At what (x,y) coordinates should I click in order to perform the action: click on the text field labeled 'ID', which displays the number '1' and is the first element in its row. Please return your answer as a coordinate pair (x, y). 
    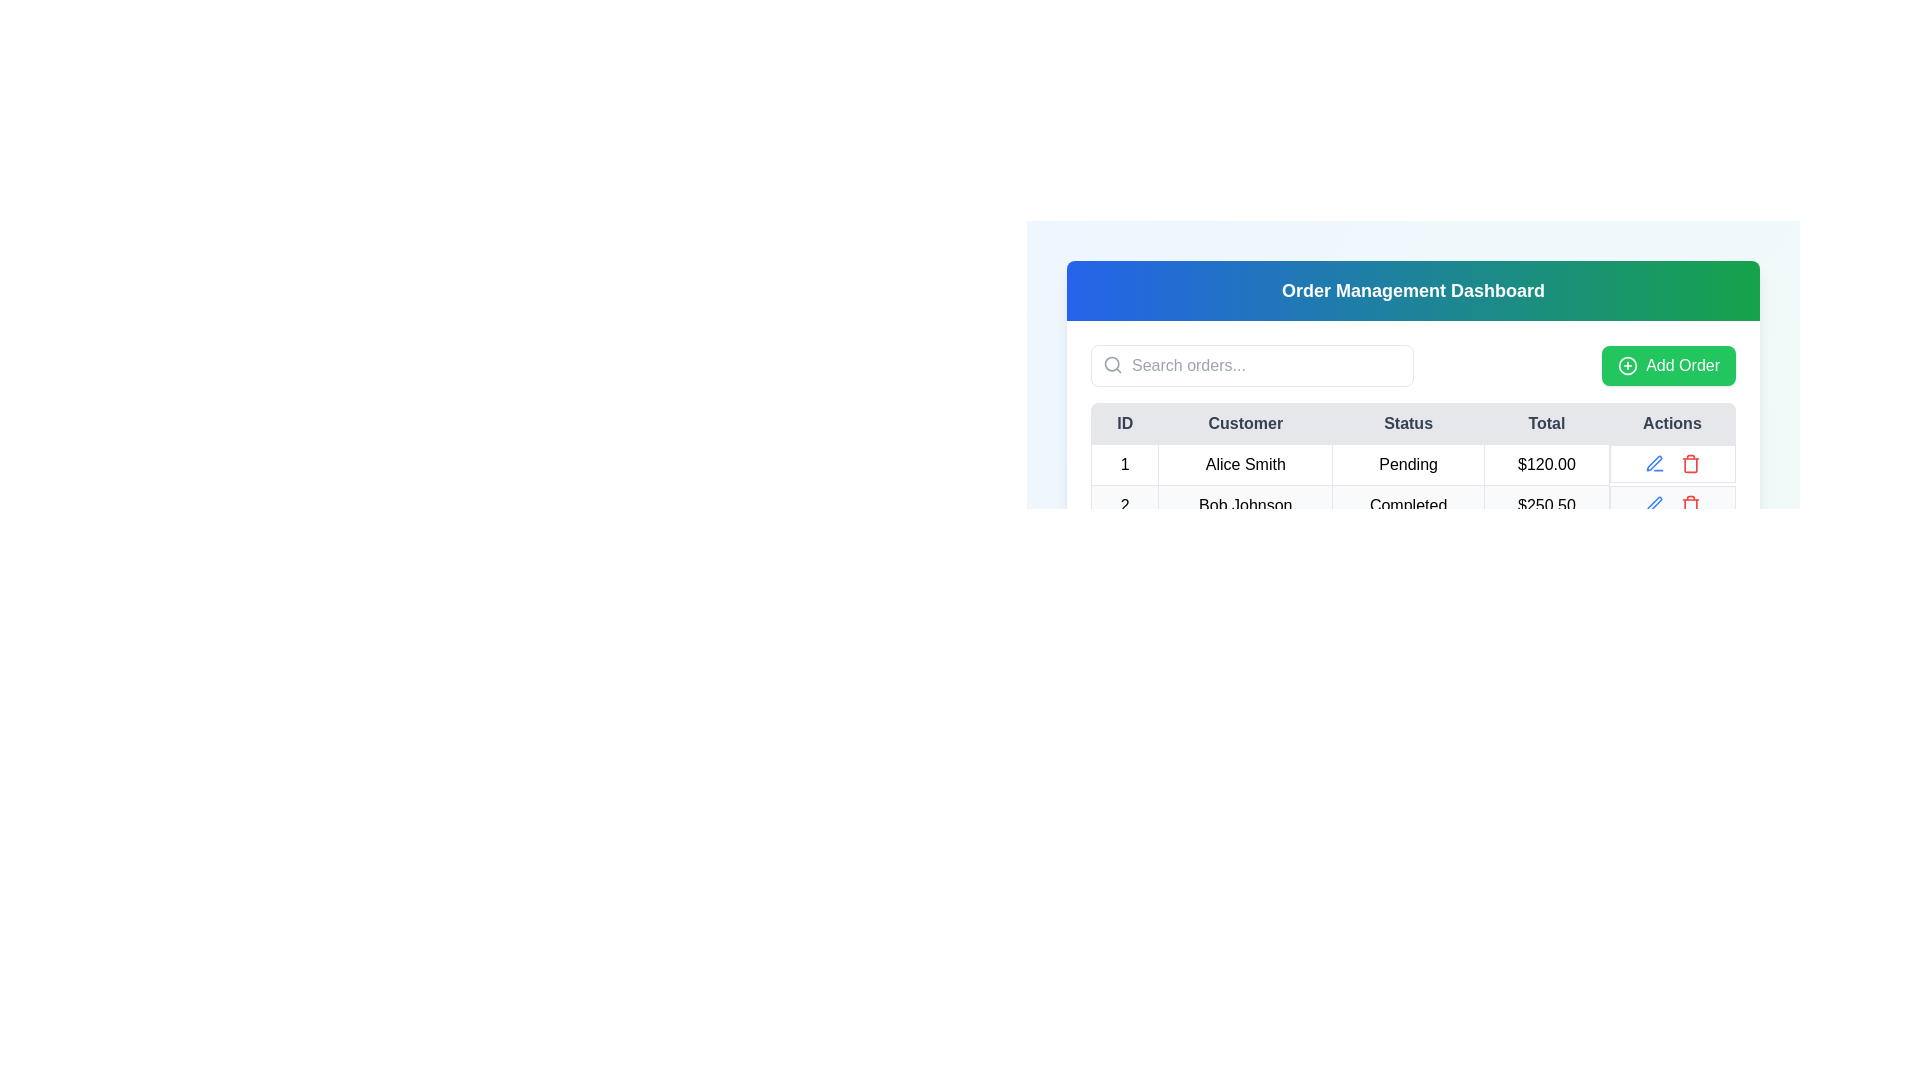
    Looking at the image, I should click on (1125, 465).